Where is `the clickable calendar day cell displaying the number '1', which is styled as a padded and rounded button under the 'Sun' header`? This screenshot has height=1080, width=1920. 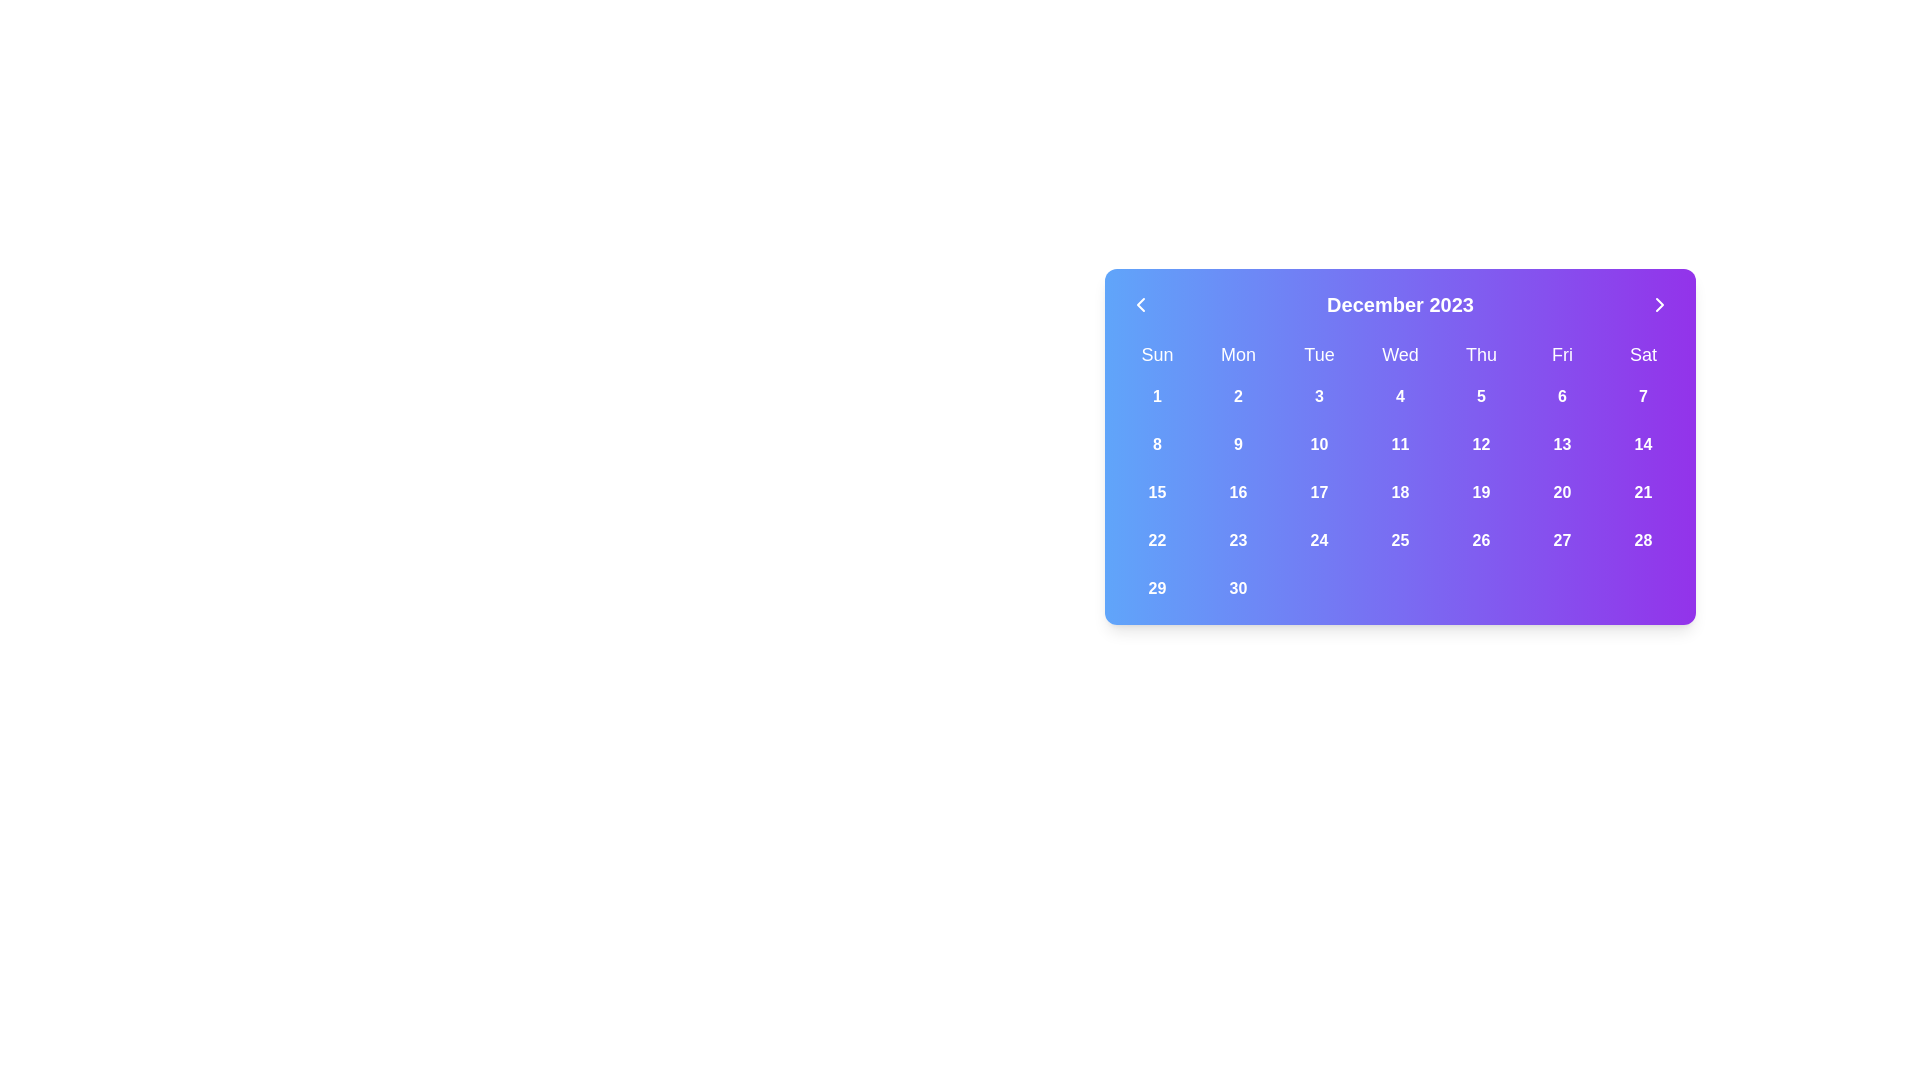 the clickable calendar day cell displaying the number '1', which is styled as a padded and rounded button under the 'Sun' header is located at coordinates (1157, 397).